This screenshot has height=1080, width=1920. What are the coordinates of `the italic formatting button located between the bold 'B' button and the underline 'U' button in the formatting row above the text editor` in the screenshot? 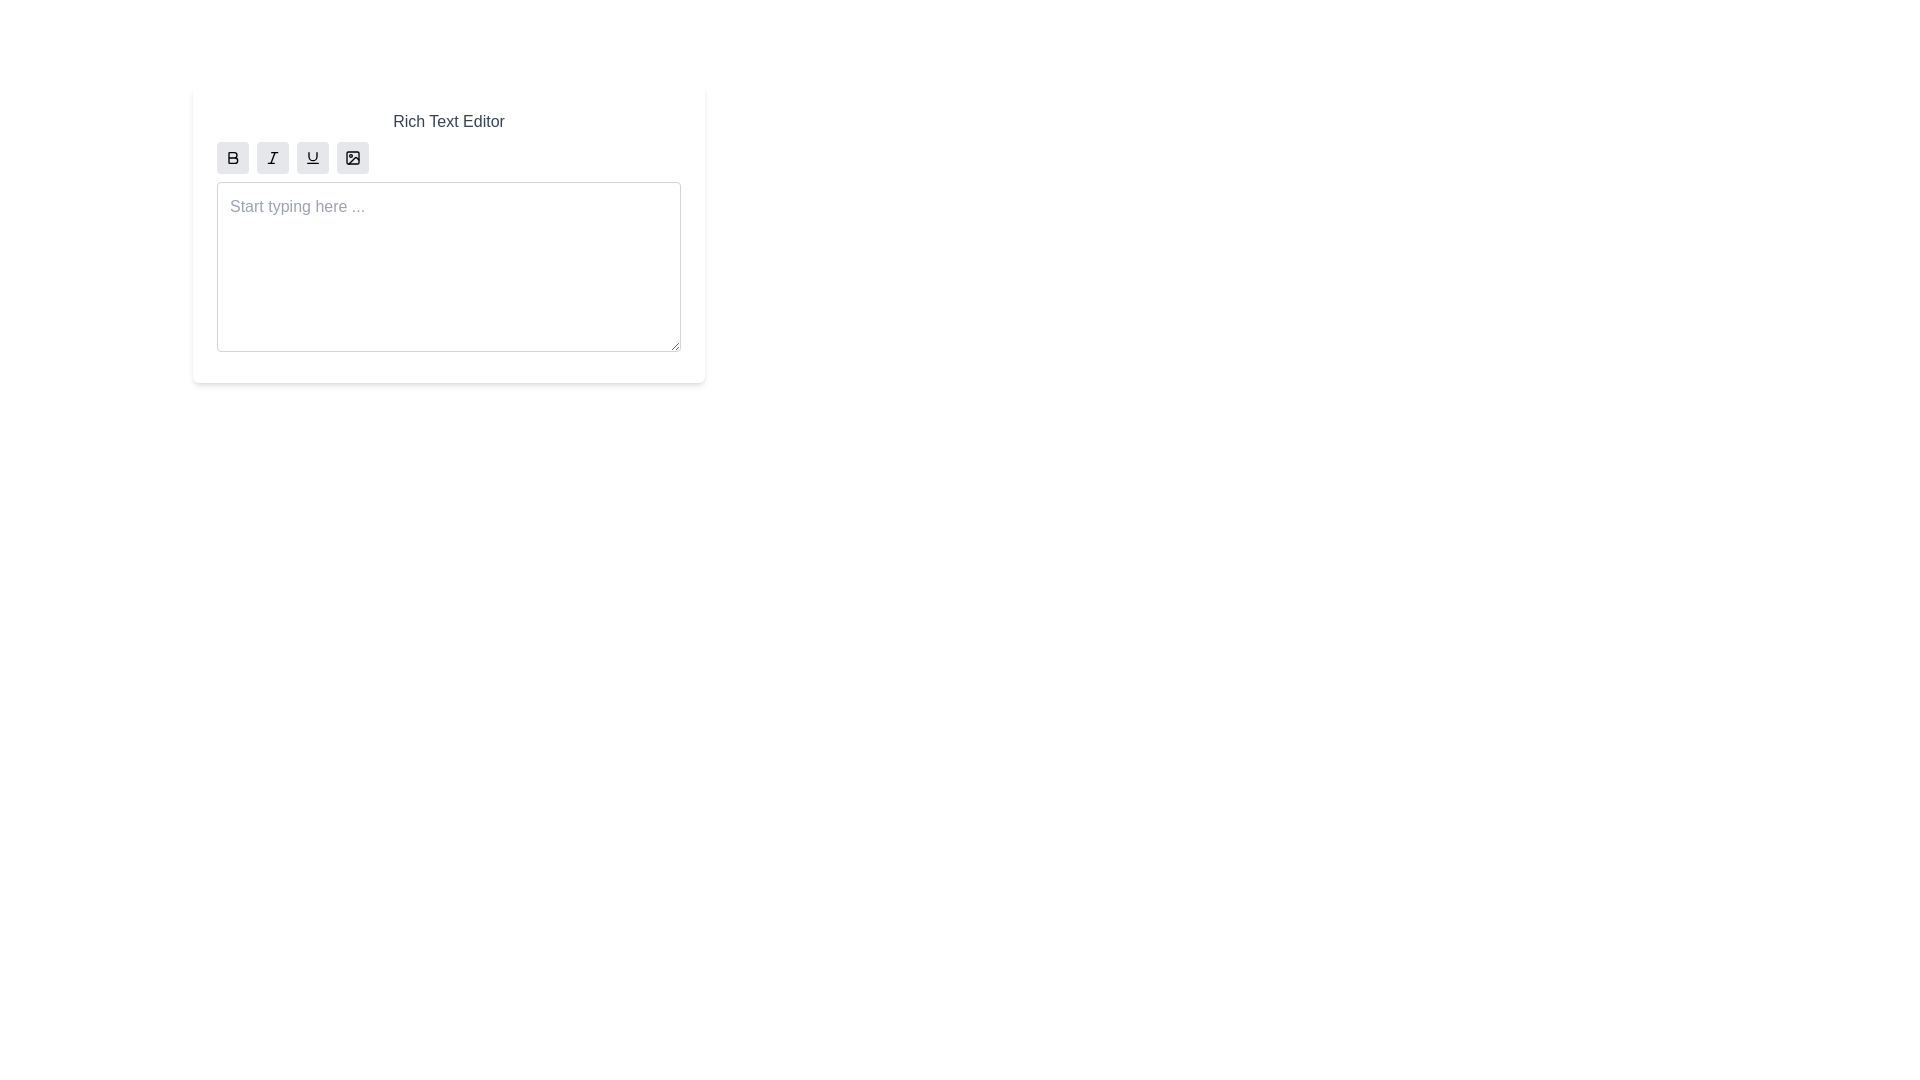 It's located at (272, 157).